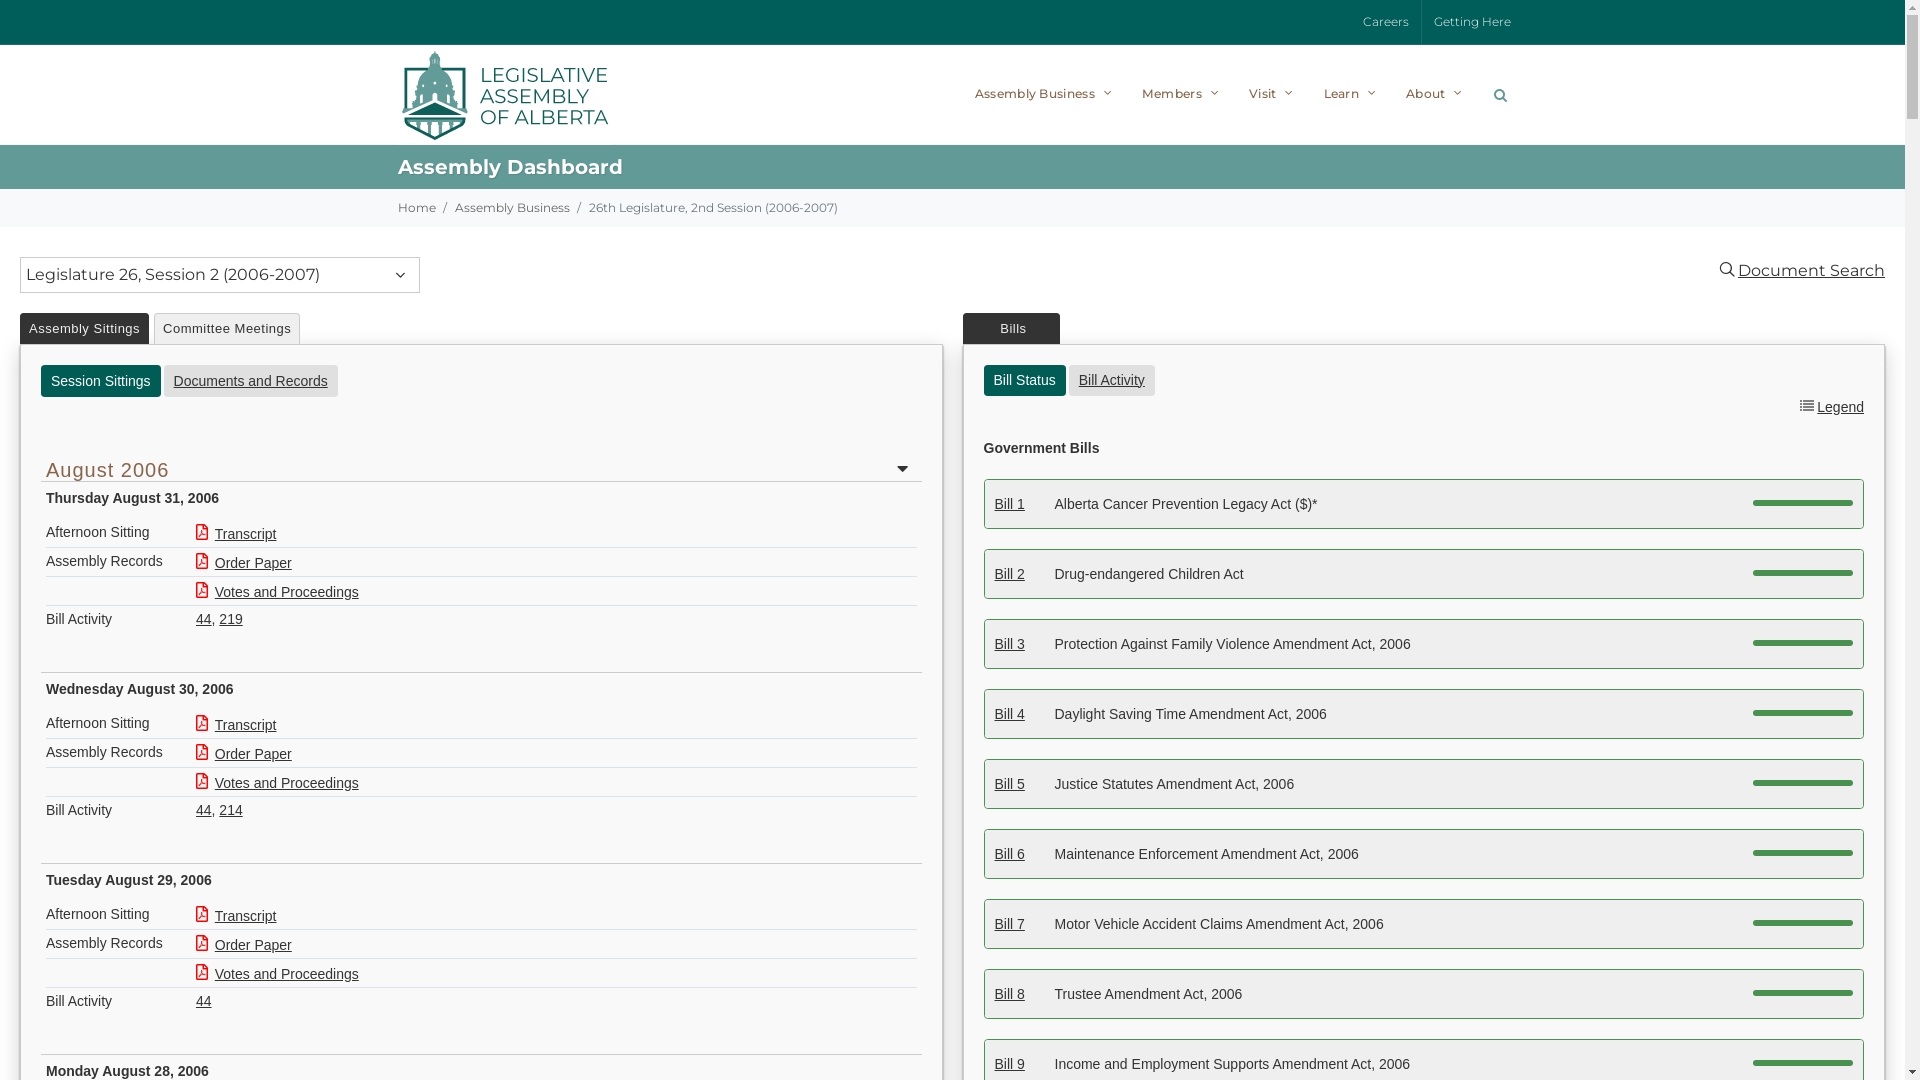  Describe the element at coordinates (243, 562) in the screenshot. I see `'Order Paper'` at that location.